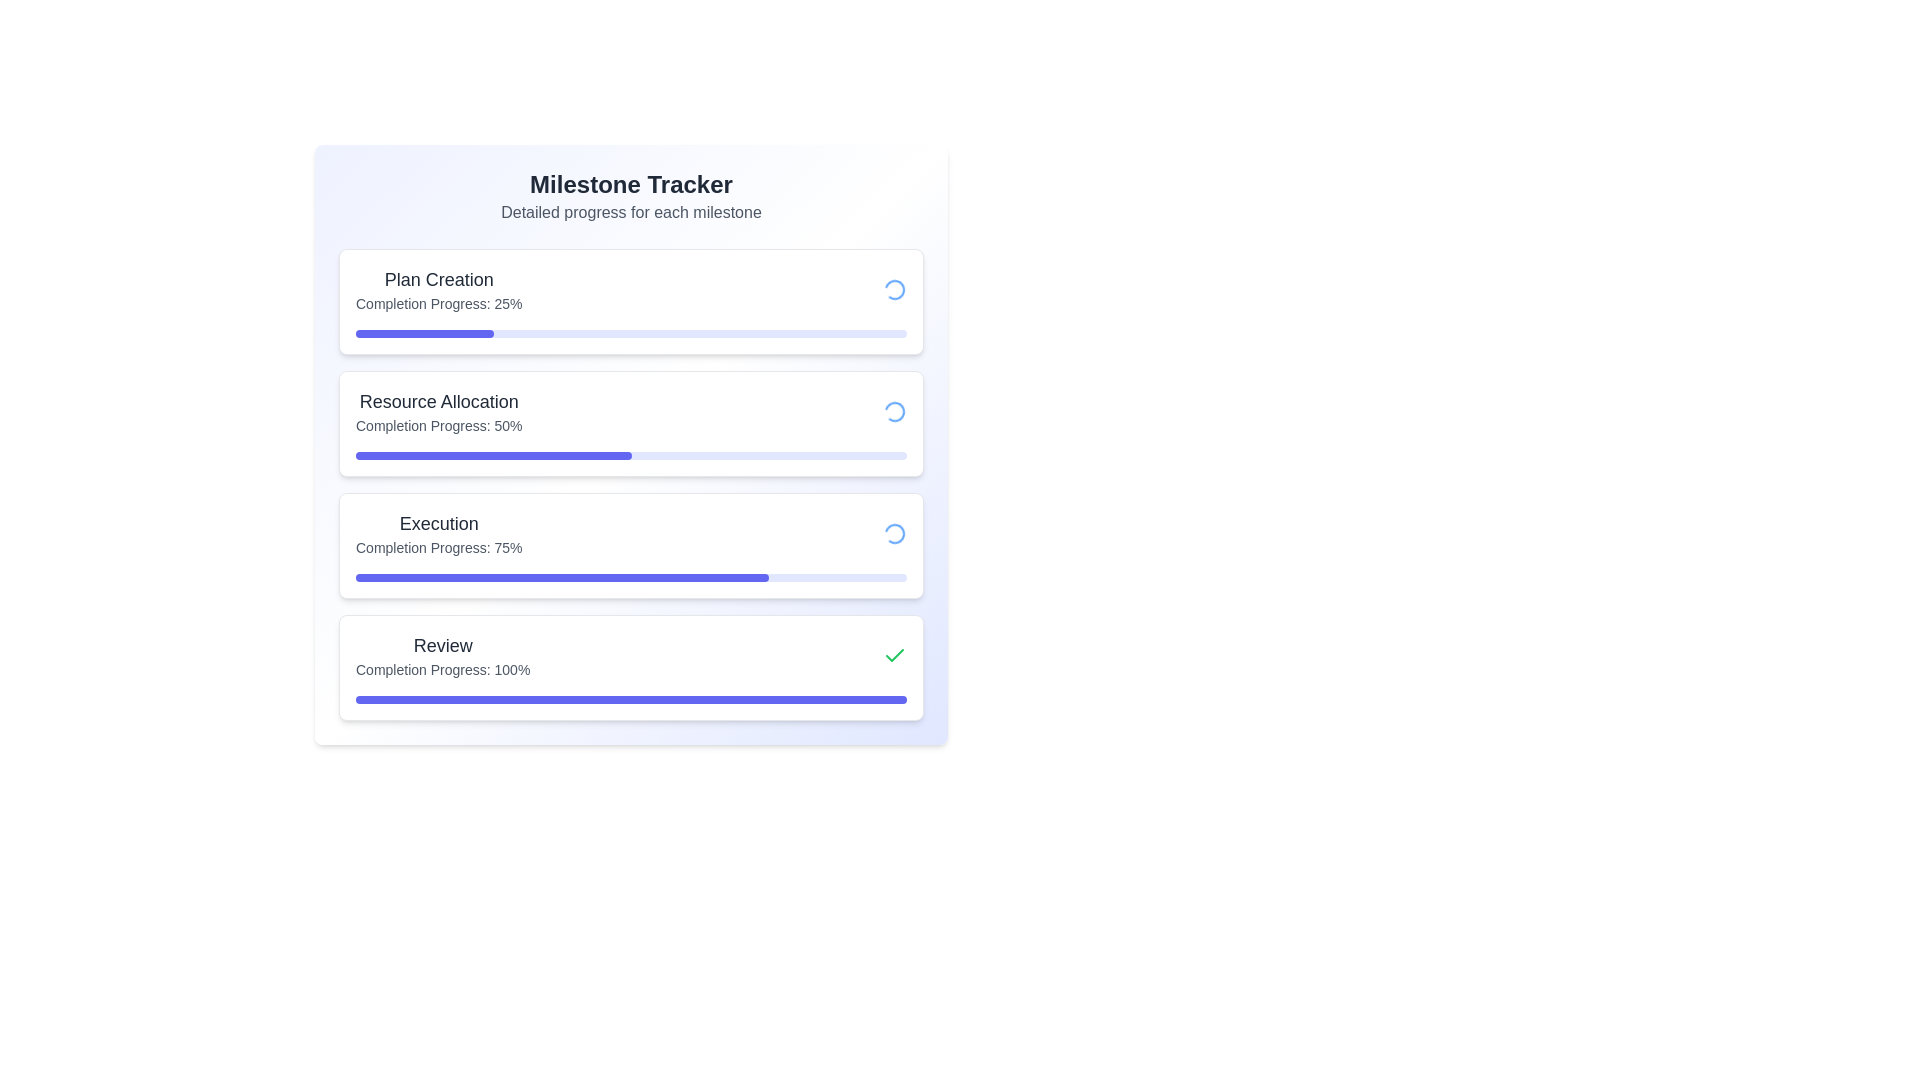 The width and height of the screenshot is (1920, 1080). Describe the element at coordinates (893, 532) in the screenshot. I see `the loading spinner, which is a semi-circular progress indicator with a thin blue stroke, located on the right side of the 'Execution' milestone item in the milestone list` at that location.